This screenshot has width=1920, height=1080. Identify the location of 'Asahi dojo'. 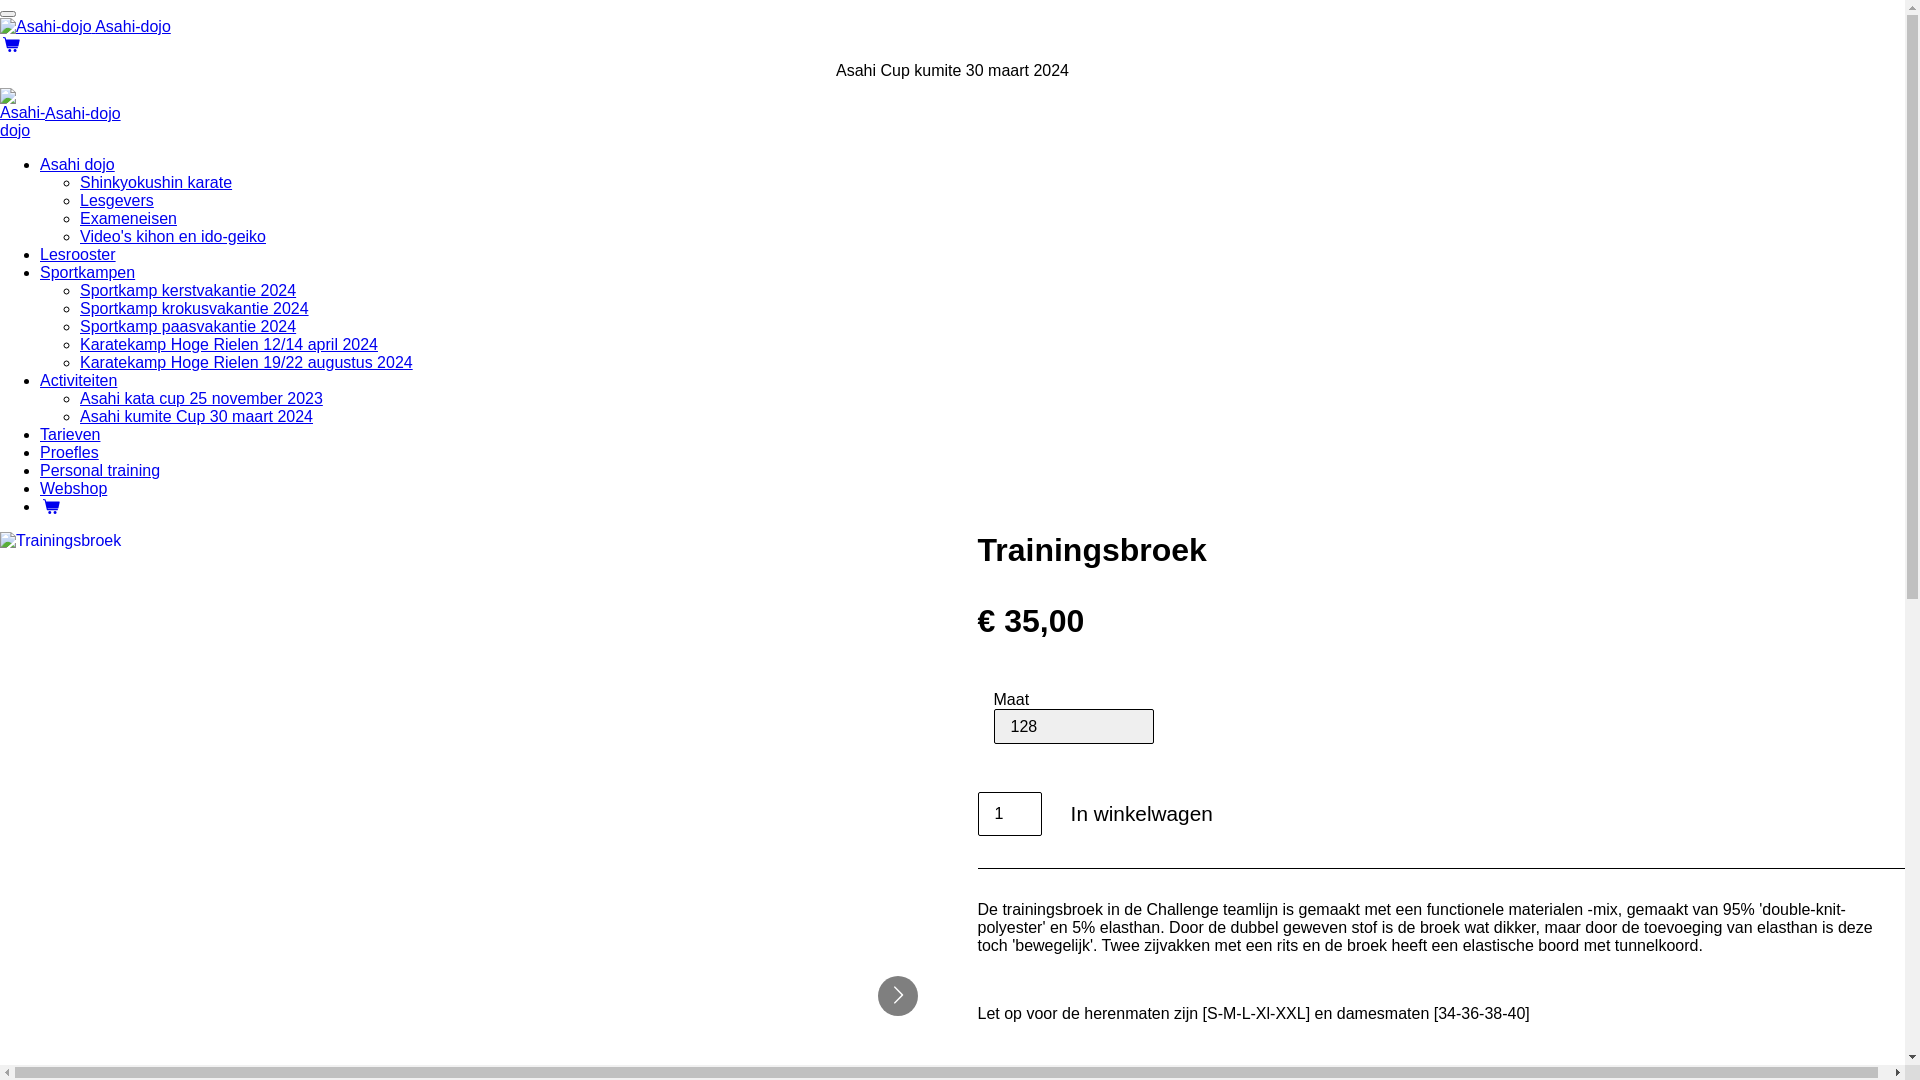
(77, 163).